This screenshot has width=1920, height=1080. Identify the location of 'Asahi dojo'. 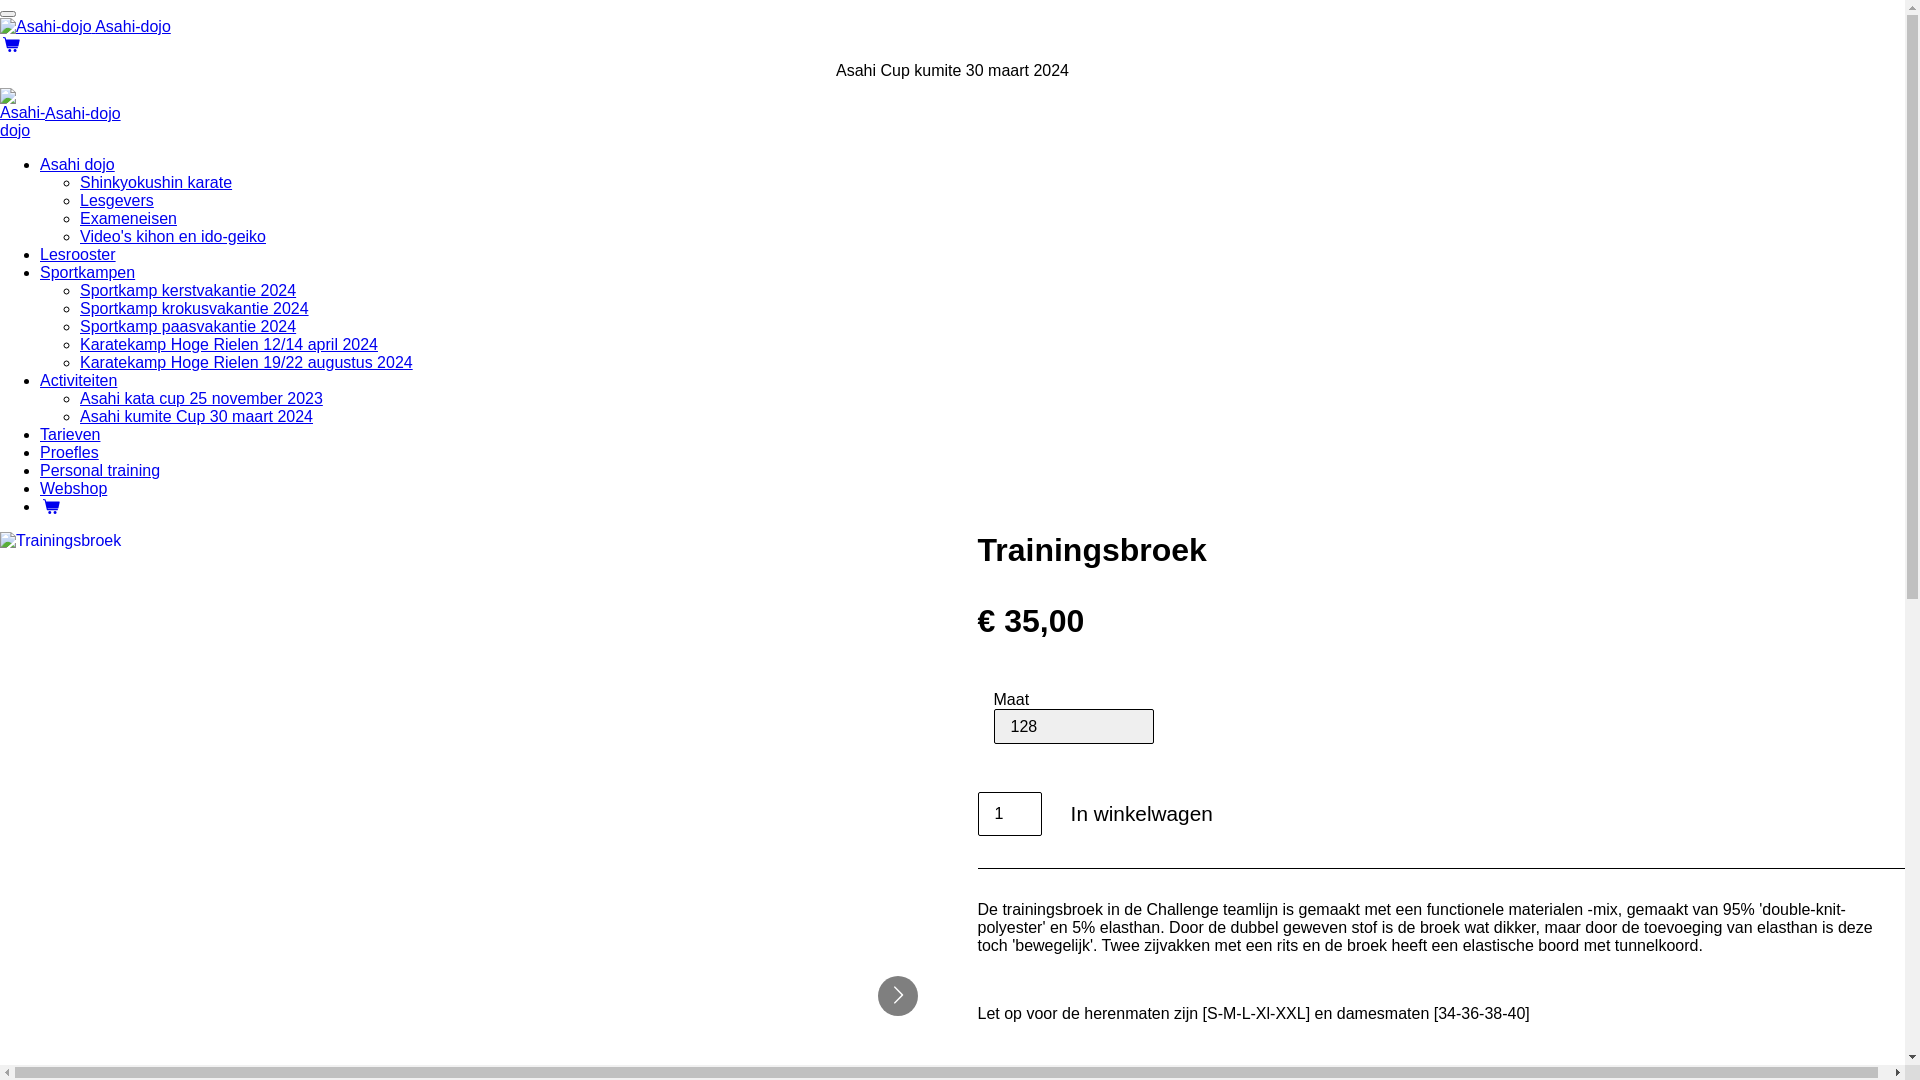
(77, 163).